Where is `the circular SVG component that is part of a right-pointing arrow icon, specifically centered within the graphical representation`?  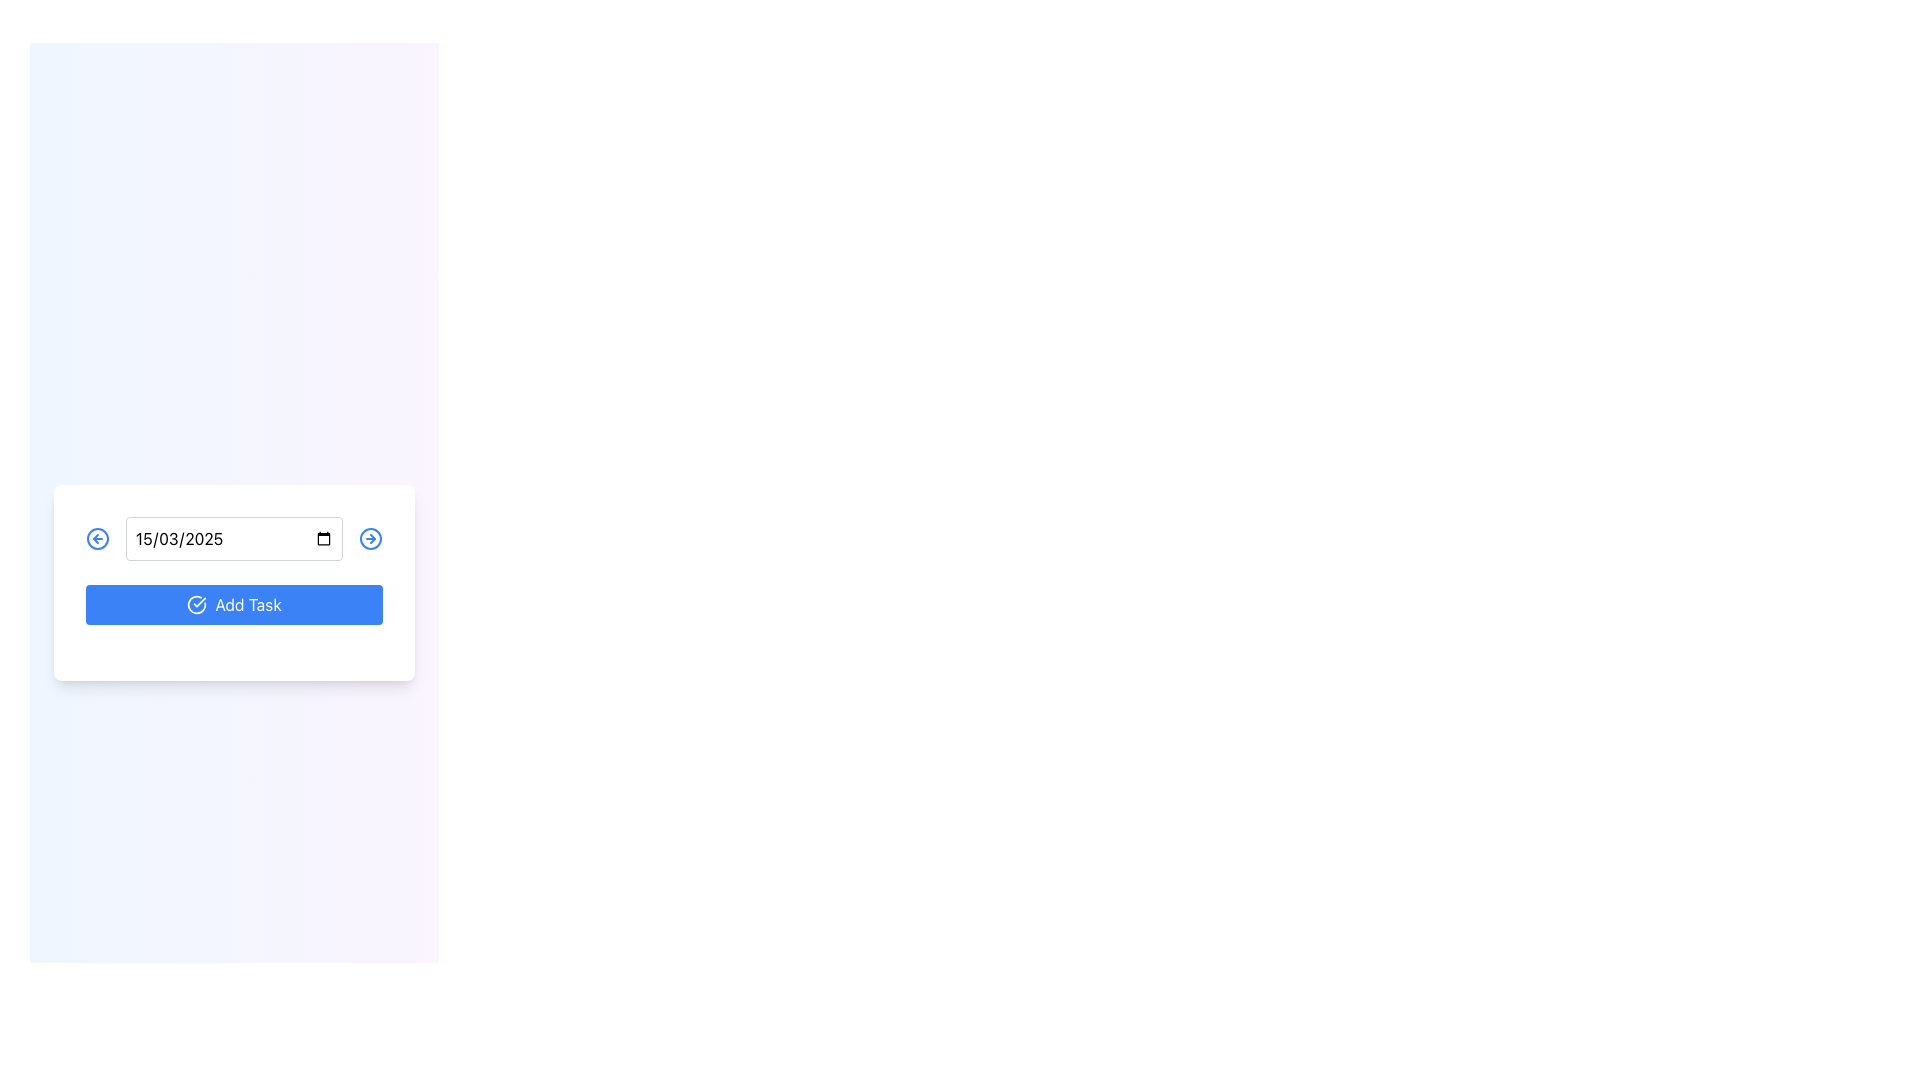 the circular SVG component that is part of a right-pointing arrow icon, specifically centered within the graphical representation is located at coordinates (370, 538).